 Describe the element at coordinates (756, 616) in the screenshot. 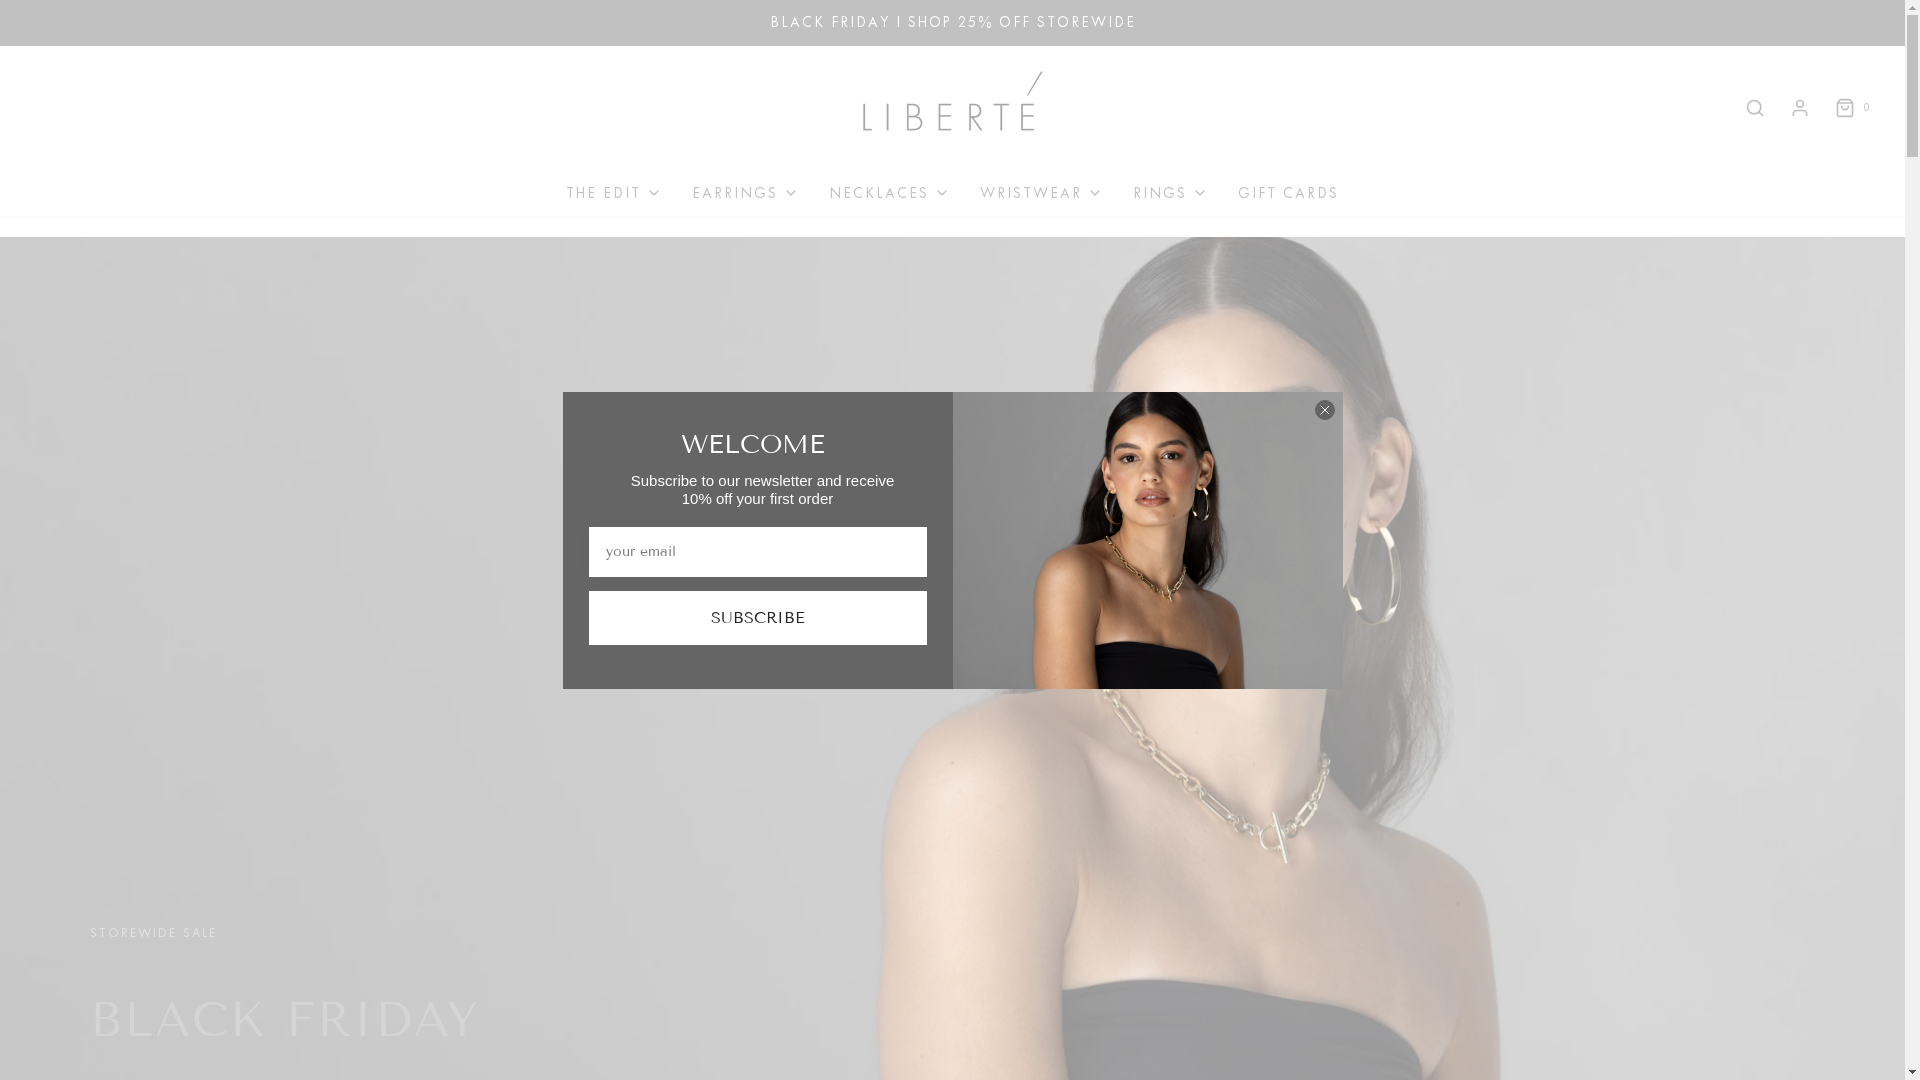

I see `'SUBSCRIBE'` at that location.